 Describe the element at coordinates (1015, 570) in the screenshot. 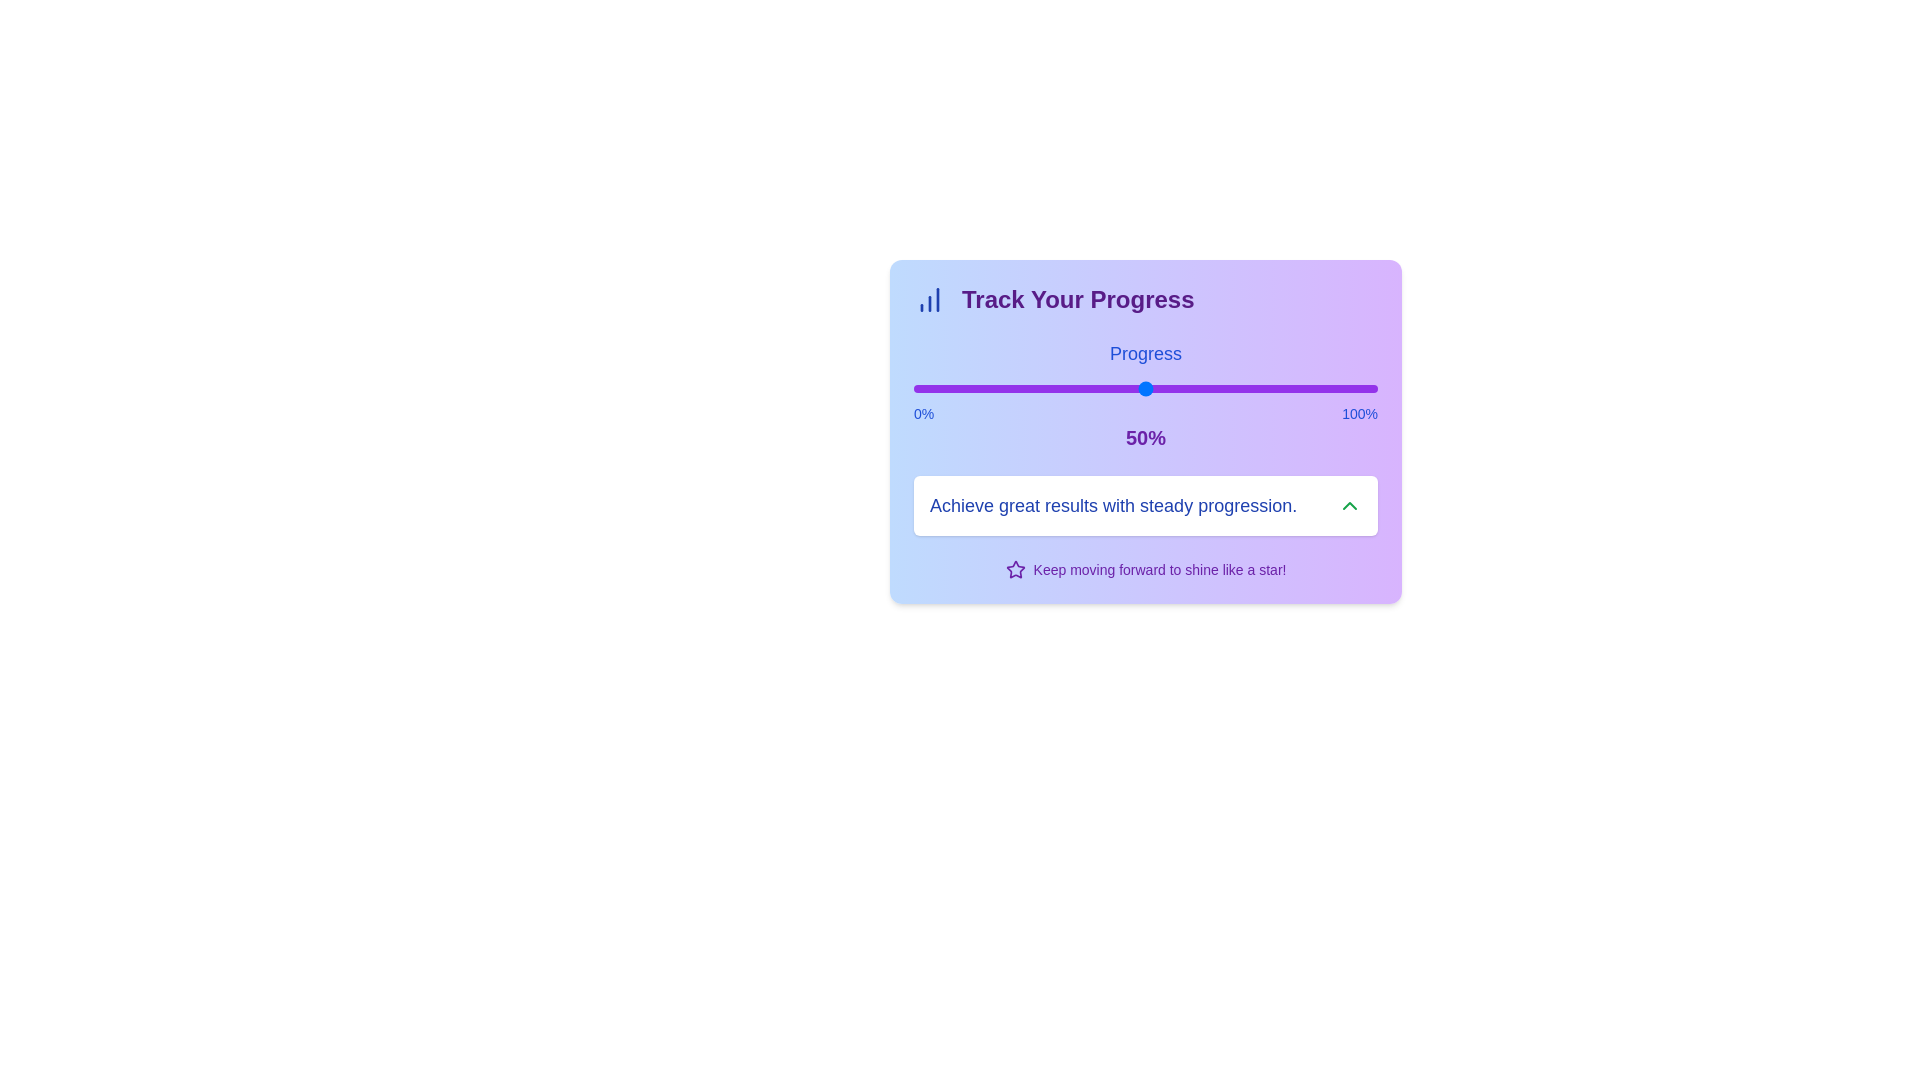

I see `the stylized purple star icon located to the left of the sentence 'Keep moving forward to shine like a star!' in the lower part of the card interface` at that location.